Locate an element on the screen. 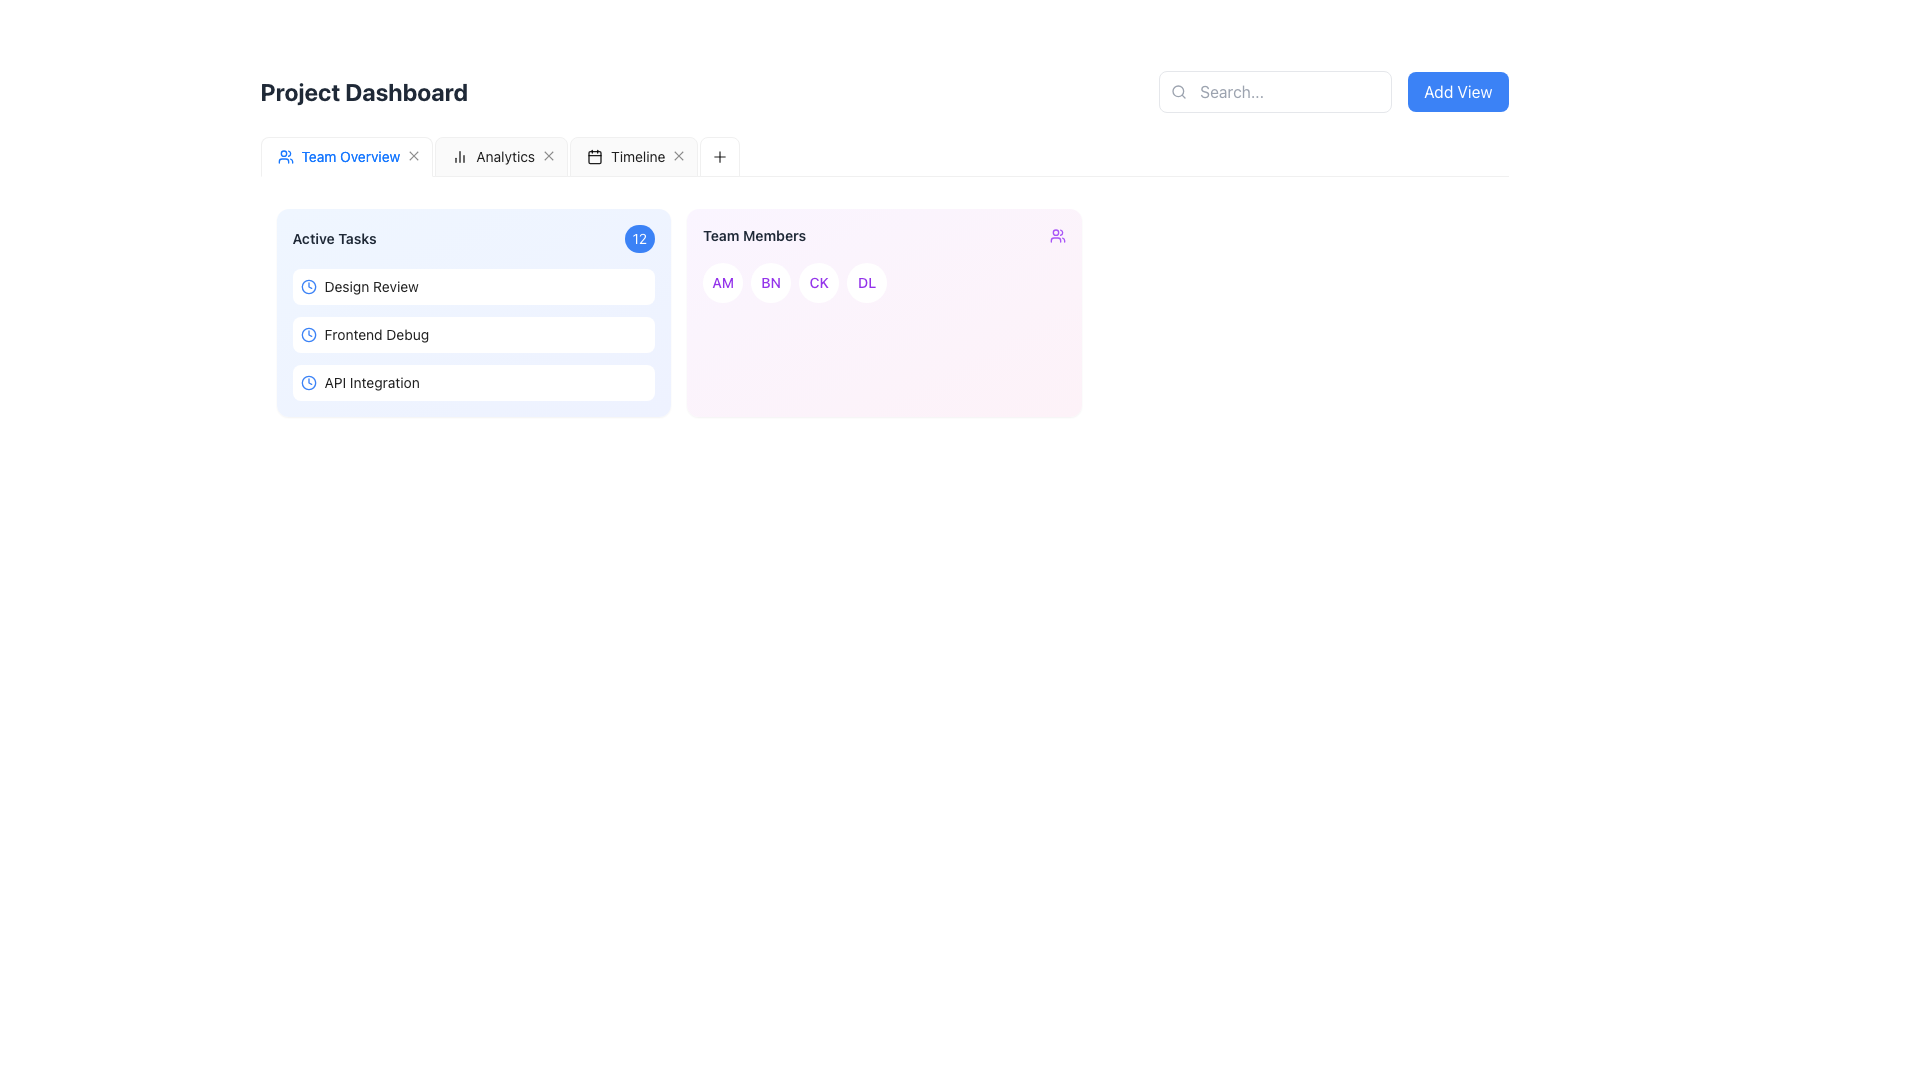 This screenshot has width=1920, height=1080. the close button represented by an 'X' icon, located to the right of the 'Team Overview' tab in the navigation bar is located at coordinates (413, 156).